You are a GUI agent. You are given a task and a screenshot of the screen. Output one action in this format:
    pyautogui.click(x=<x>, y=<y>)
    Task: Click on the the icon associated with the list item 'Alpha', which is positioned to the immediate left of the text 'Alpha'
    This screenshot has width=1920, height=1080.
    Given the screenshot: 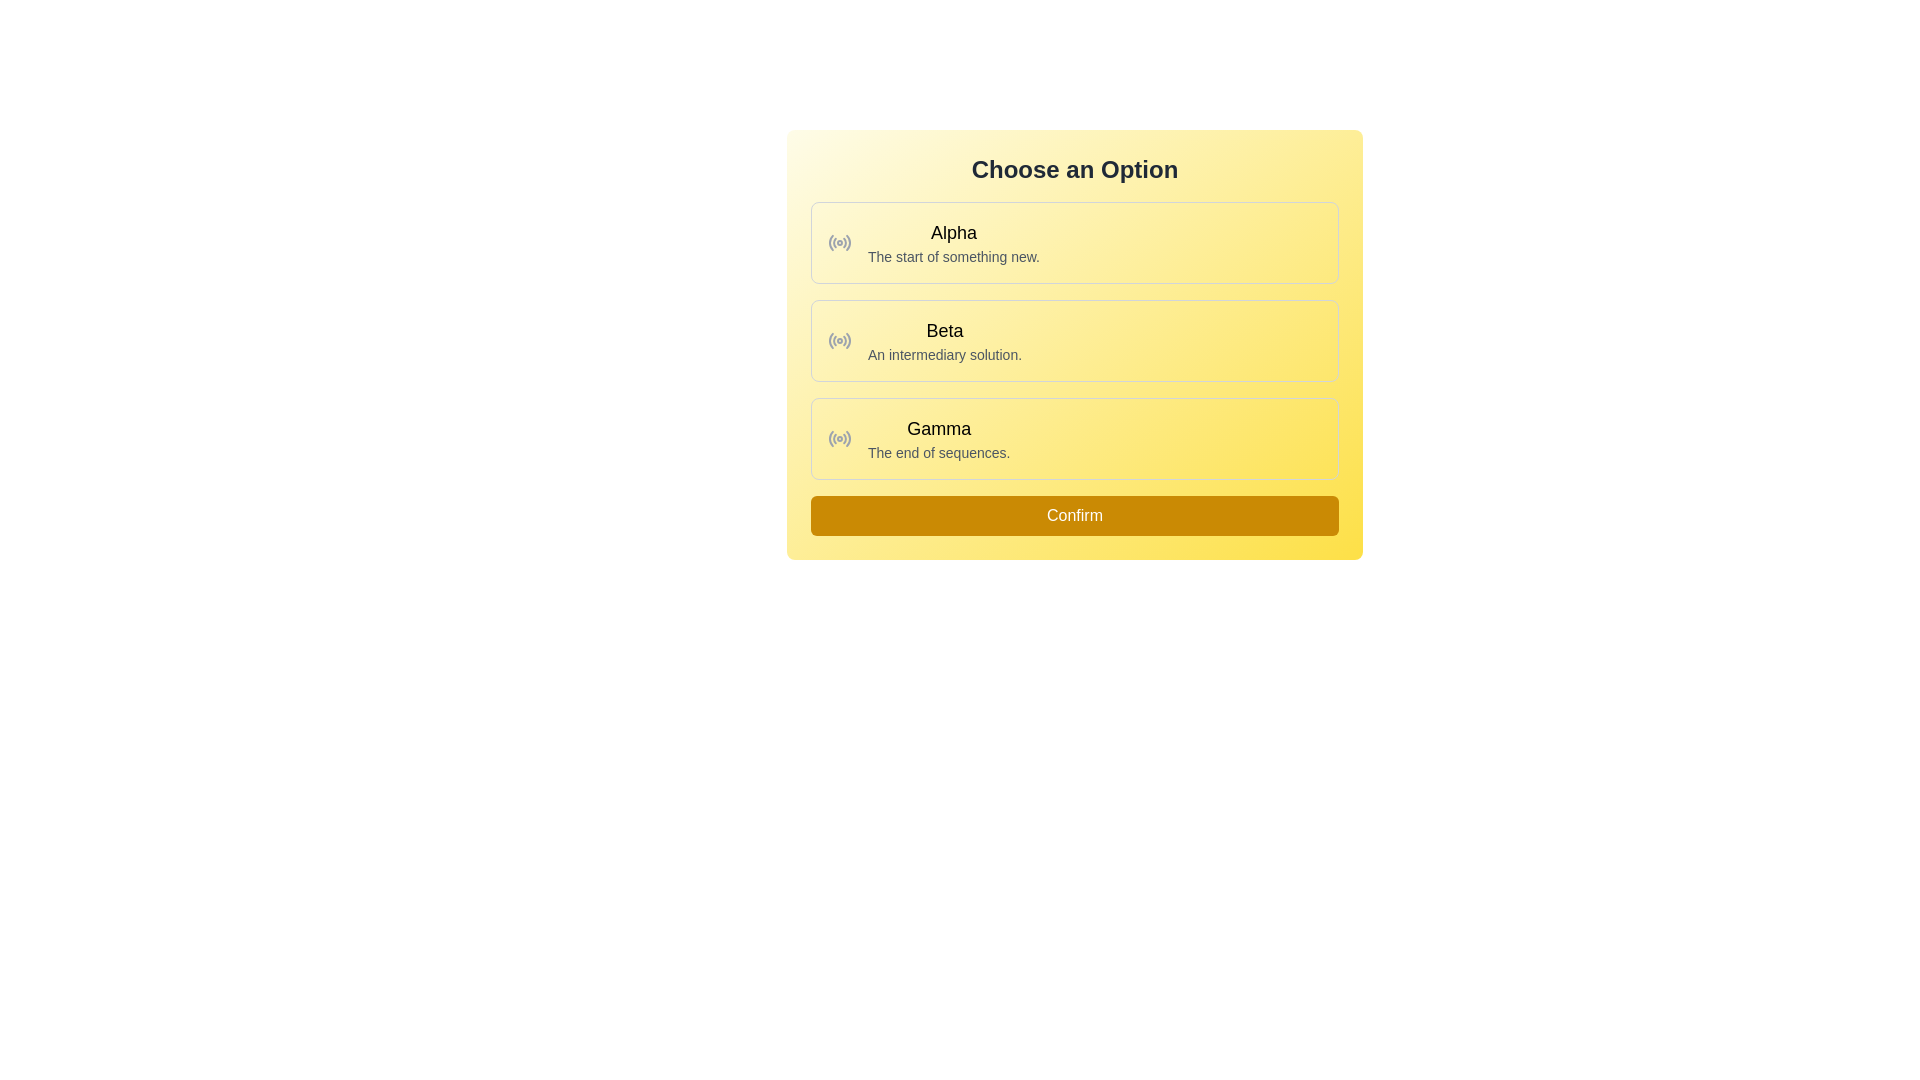 What is the action you would take?
    pyautogui.click(x=840, y=242)
    